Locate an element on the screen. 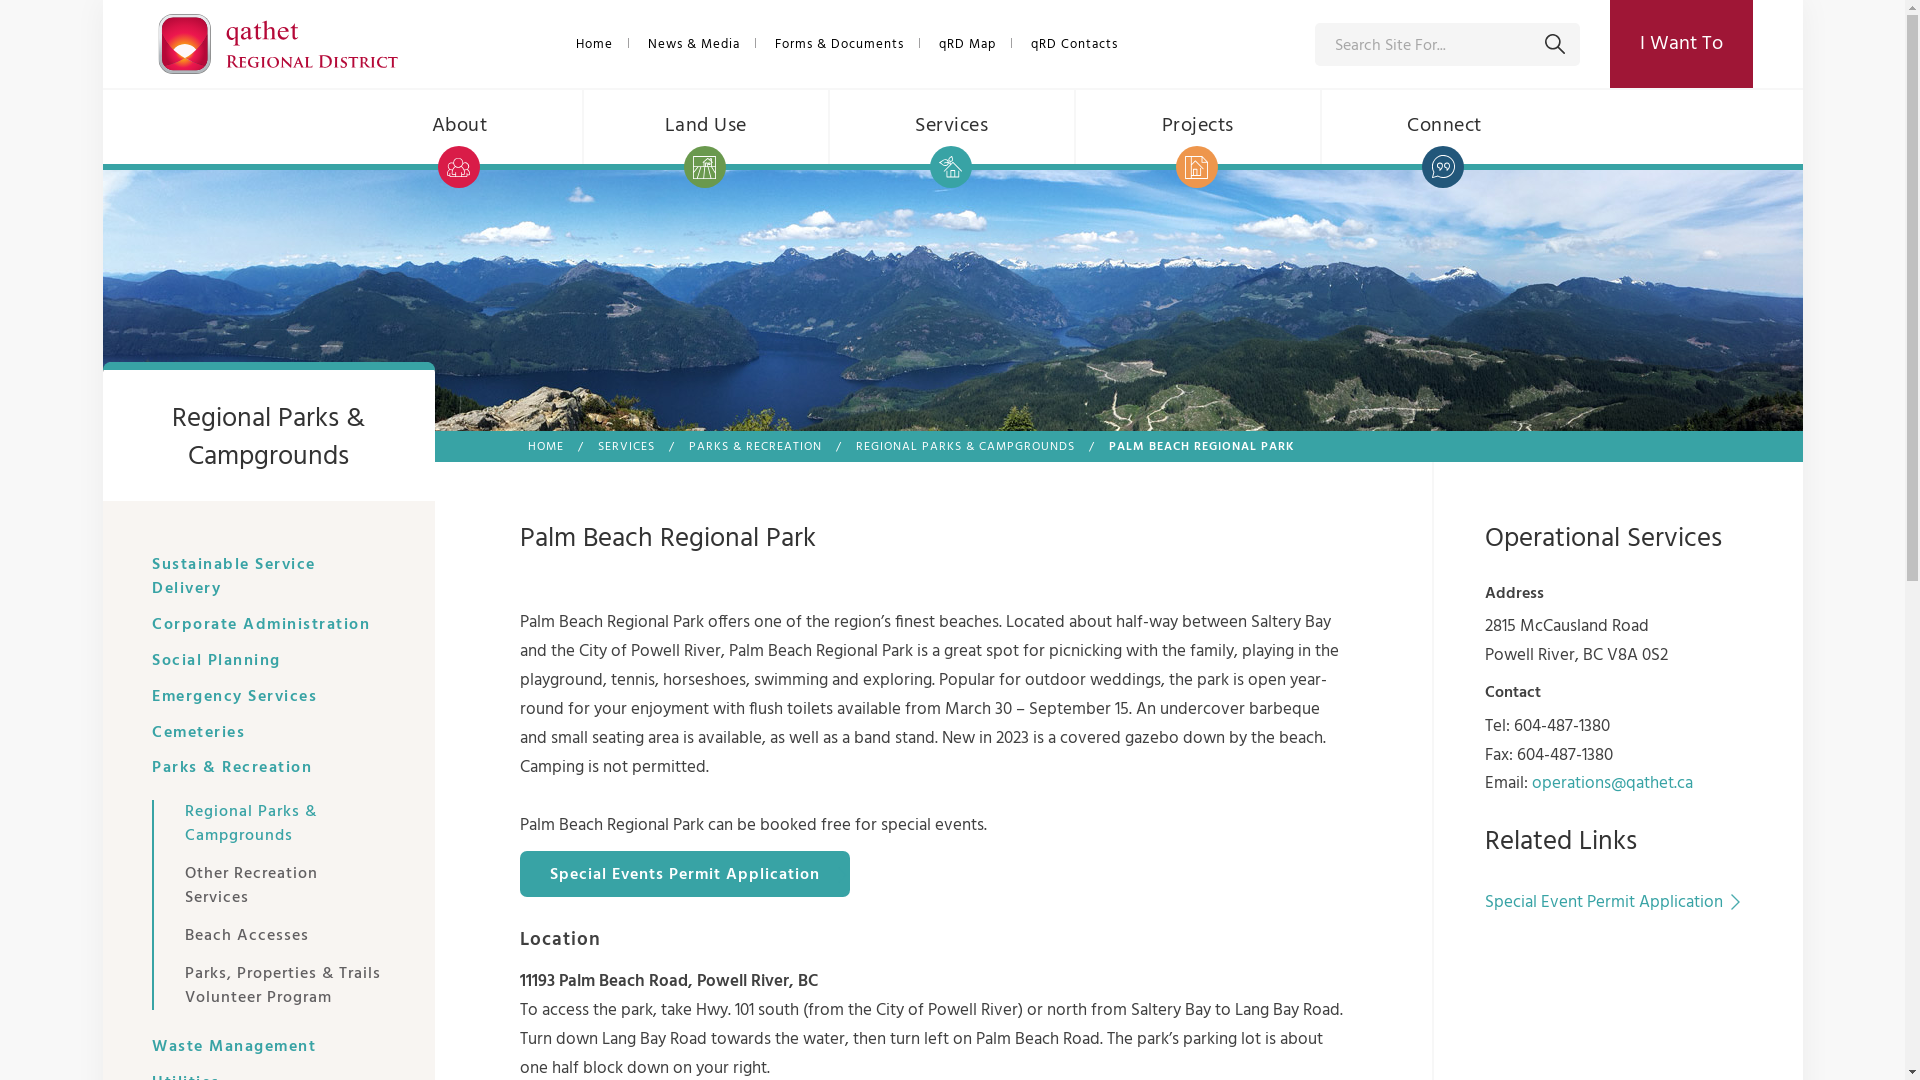 The height and width of the screenshot is (1080, 1920). 'News & Media' is located at coordinates (694, 44).